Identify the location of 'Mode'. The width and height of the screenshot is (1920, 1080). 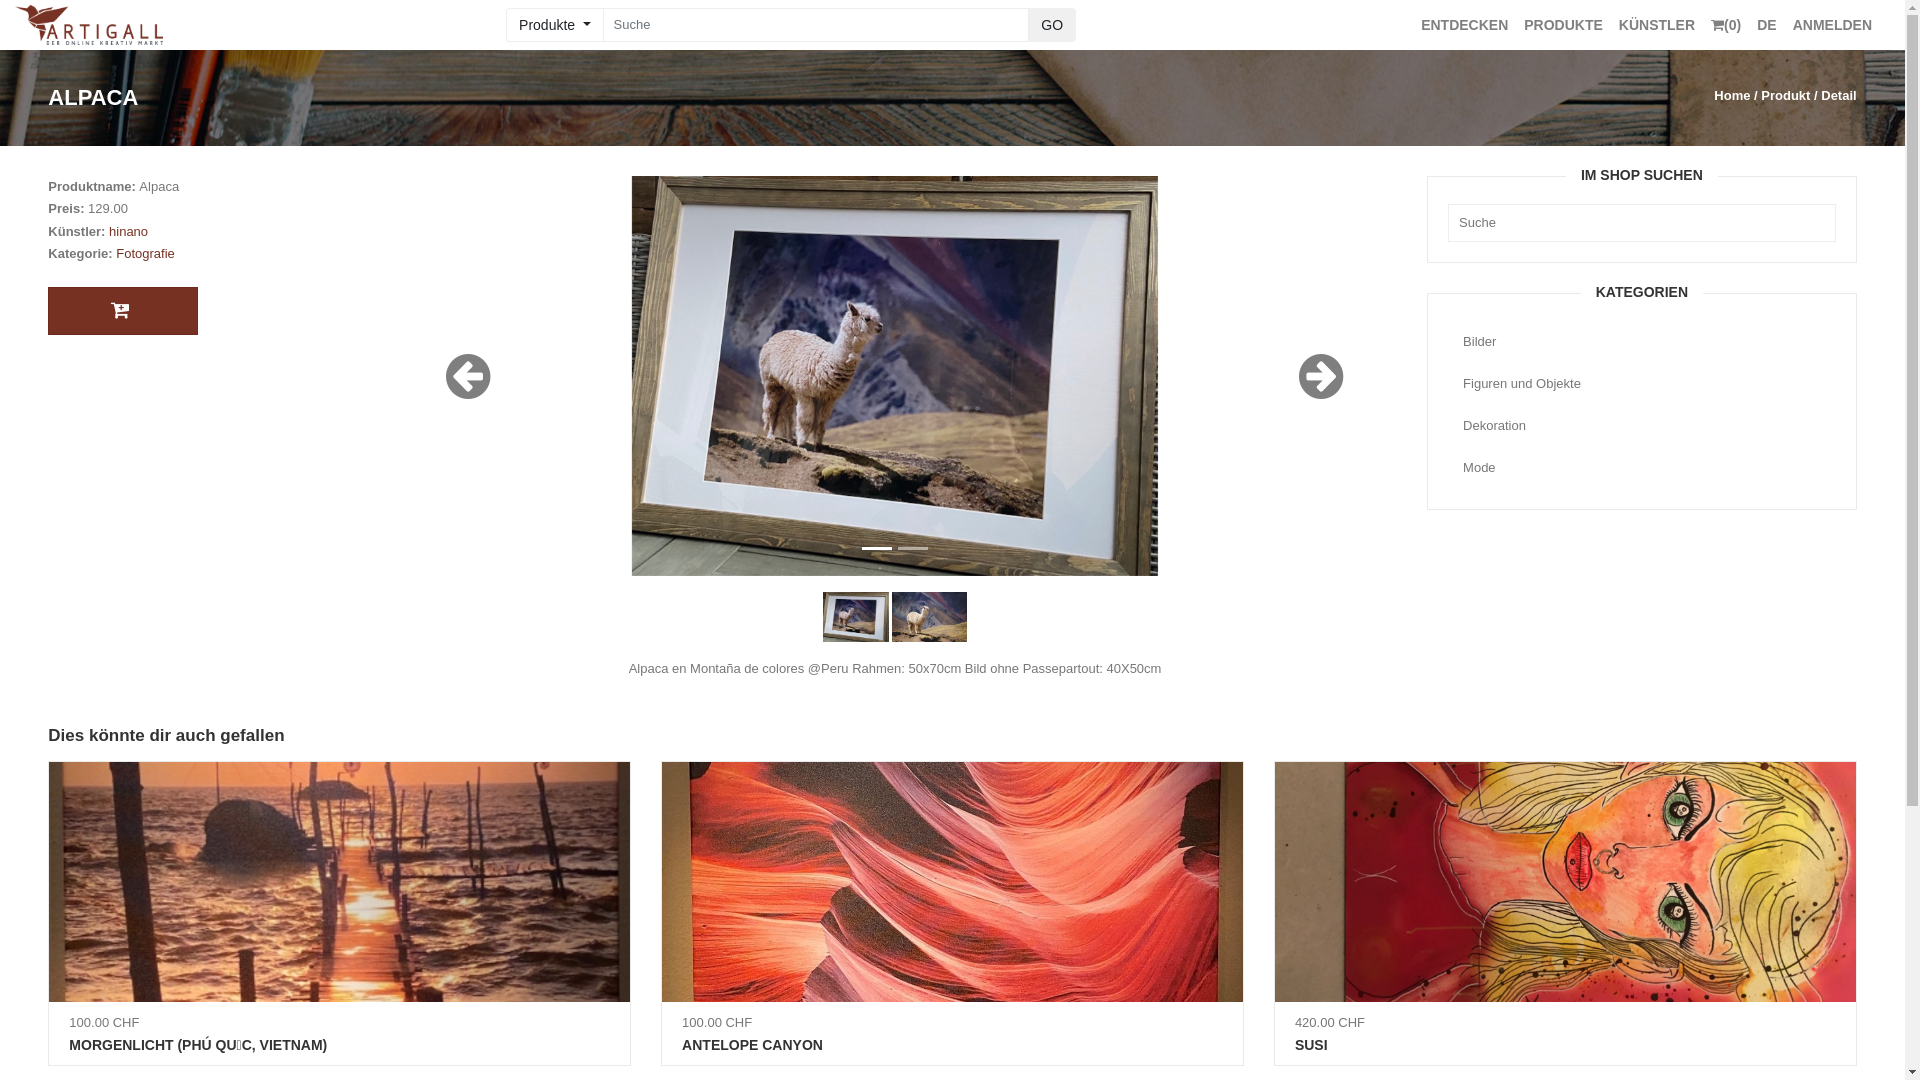
(1641, 467).